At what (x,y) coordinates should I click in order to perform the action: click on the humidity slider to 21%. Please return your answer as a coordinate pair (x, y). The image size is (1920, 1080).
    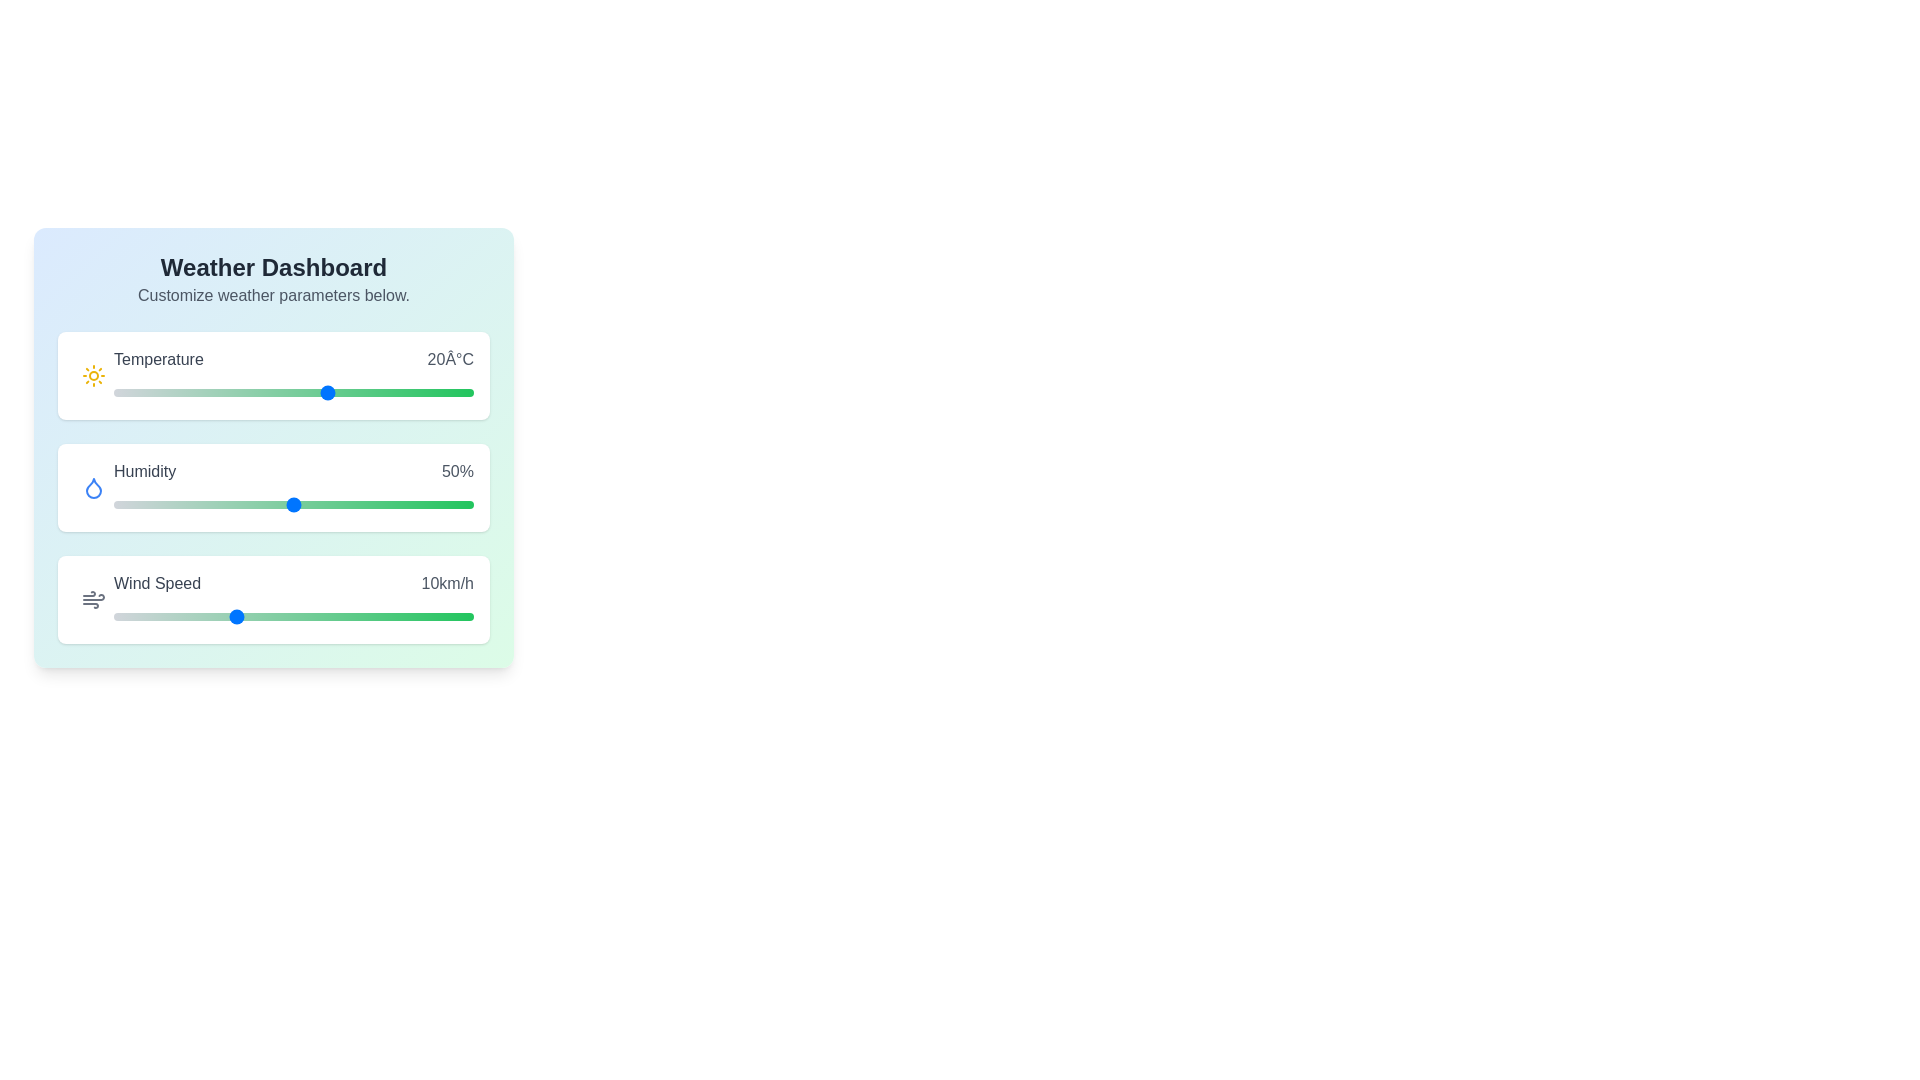
    Looking at the image, I should click on (189, 504).